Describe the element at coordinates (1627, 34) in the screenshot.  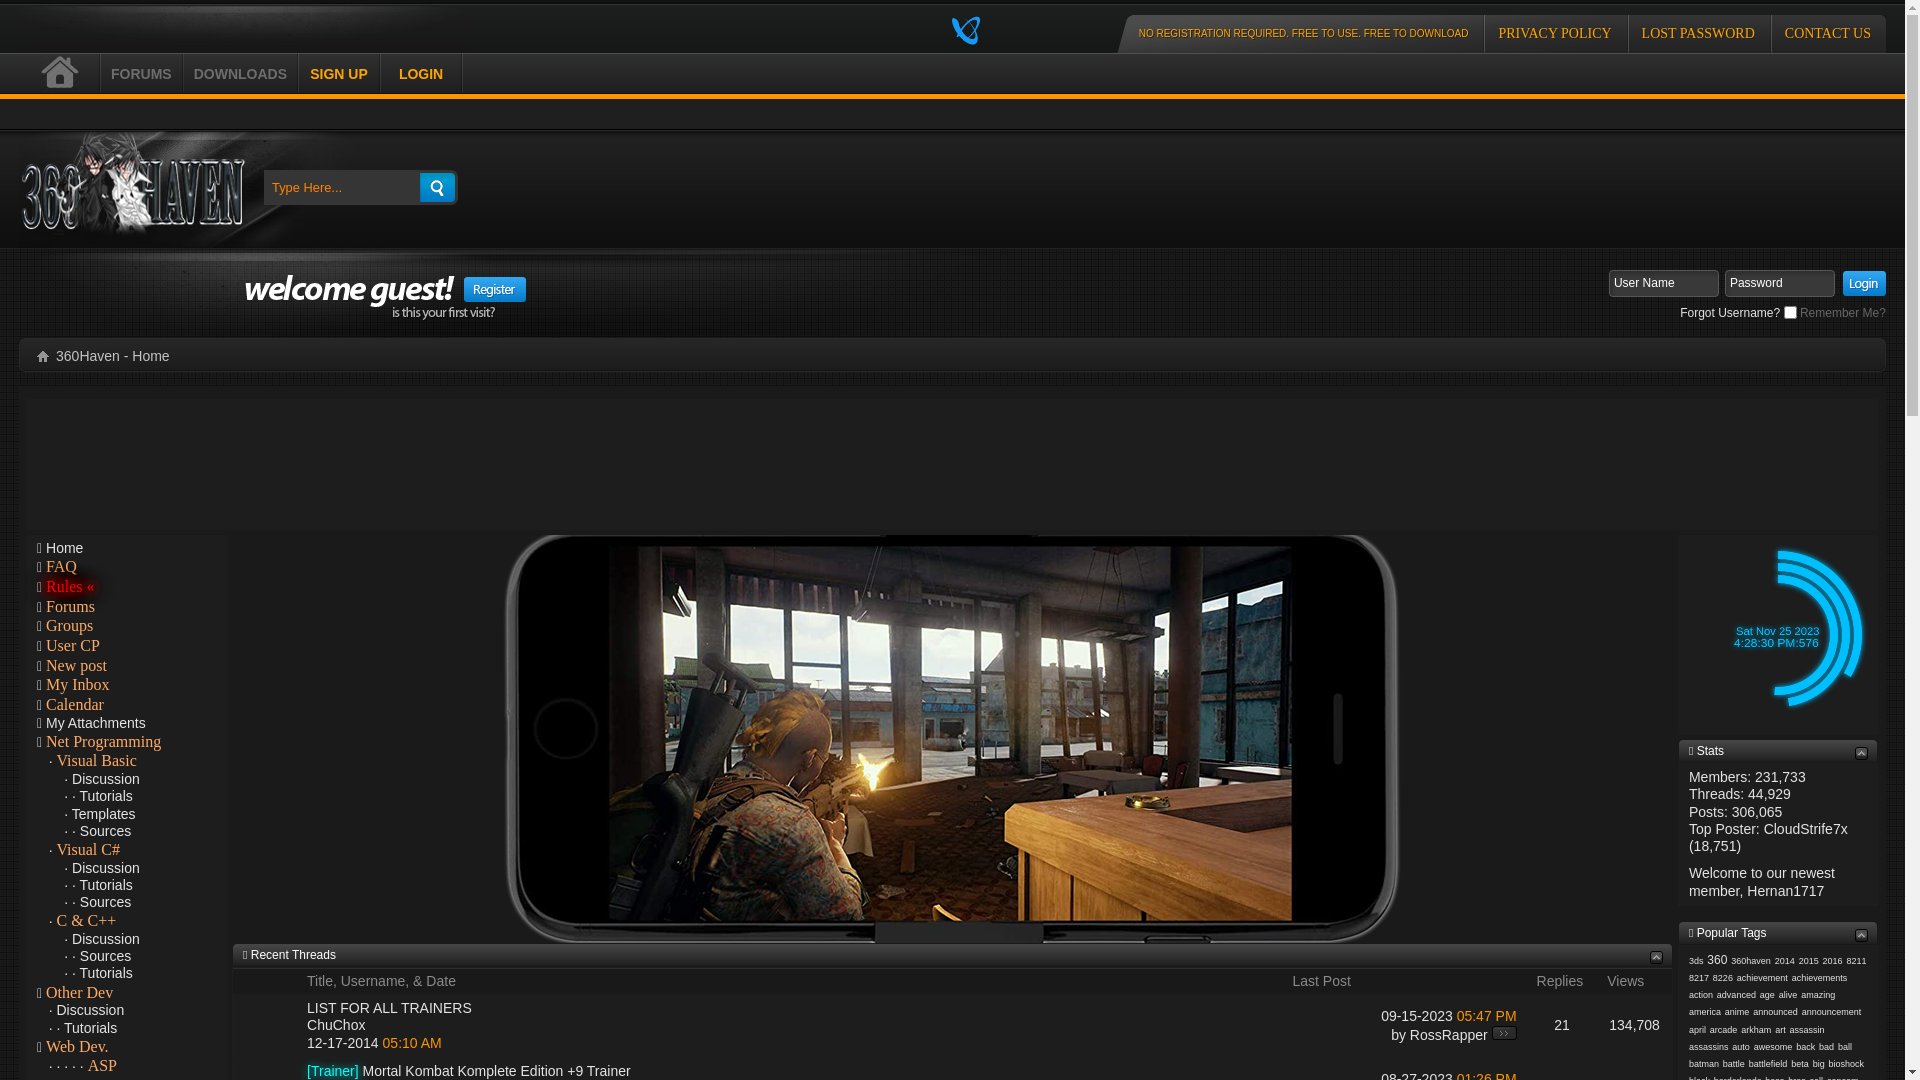
I see `'LOST PASSWORD'` at that location.